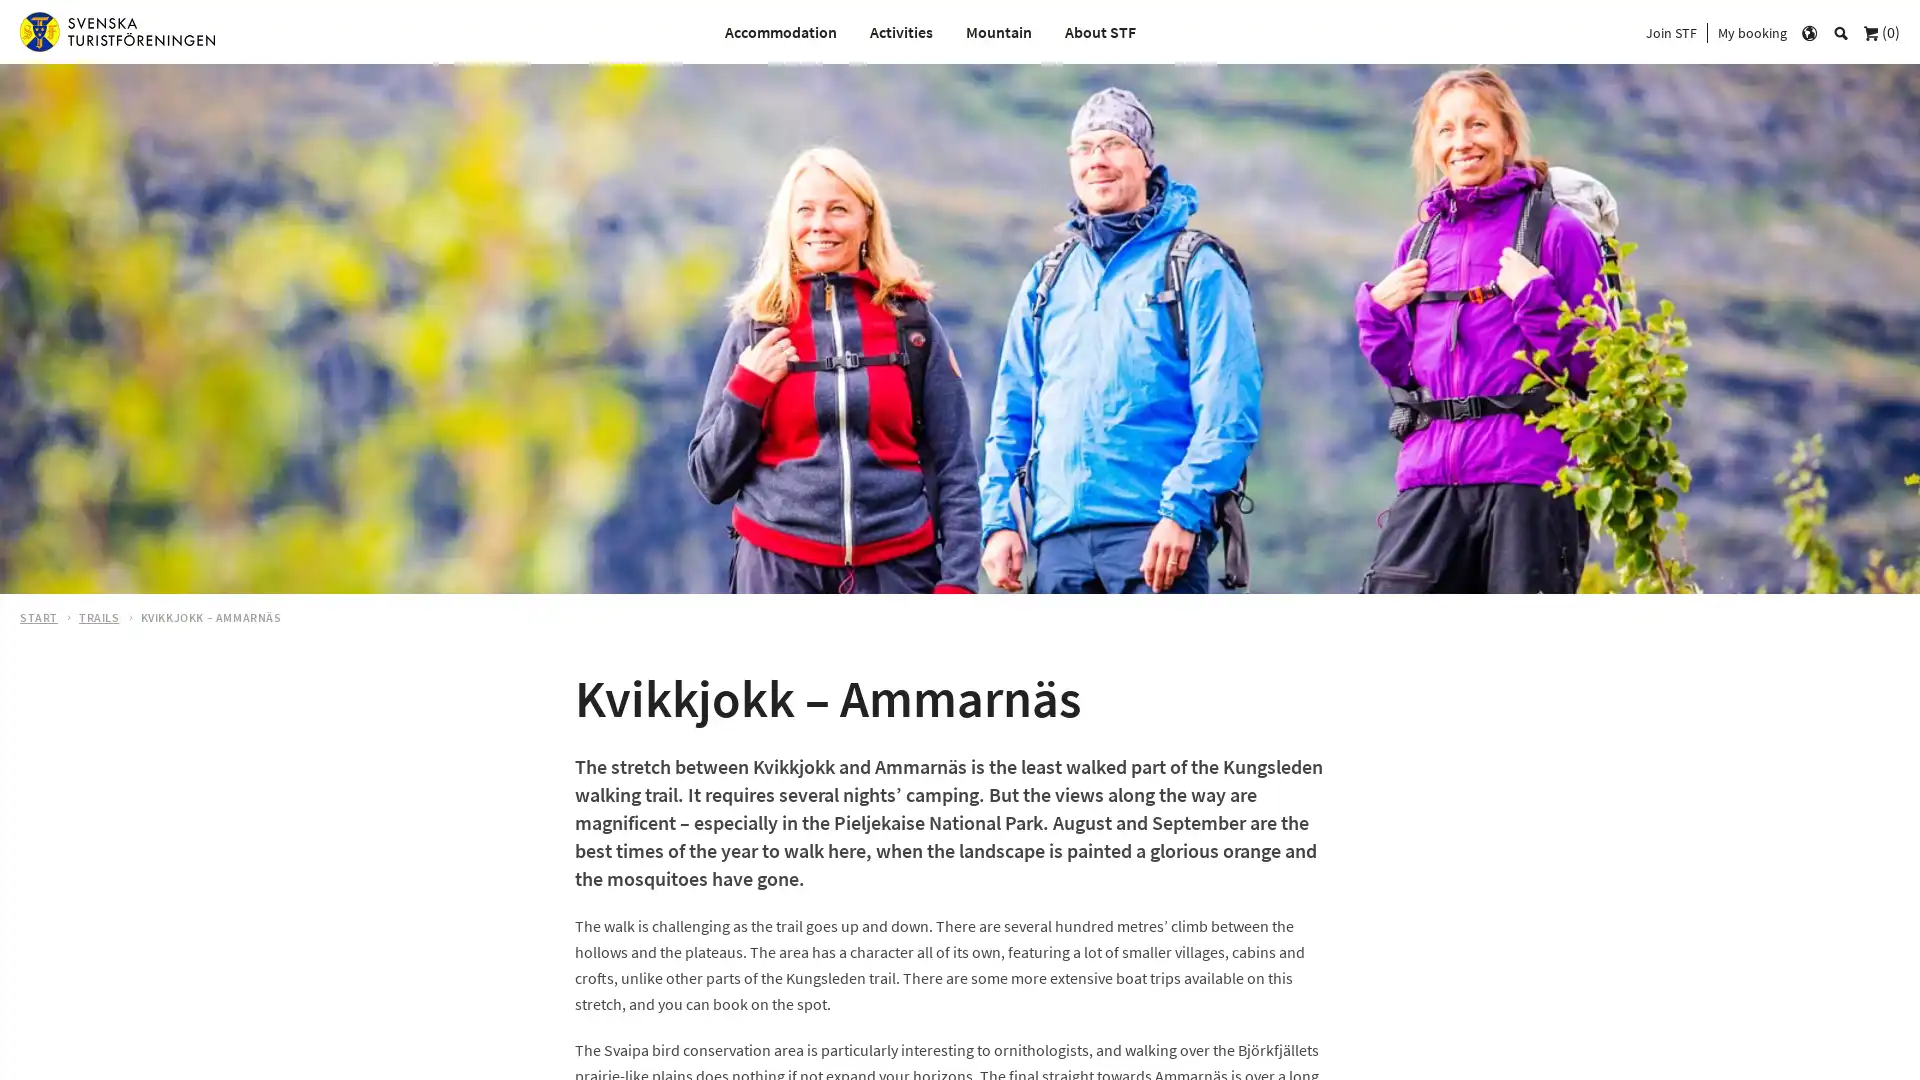 Image resolution: width=1920 pixels, height=1080 pixels. What do you see at coordinates (1332, 77) in the screenshot?
I see `s` at bounding box center [1332, 77].